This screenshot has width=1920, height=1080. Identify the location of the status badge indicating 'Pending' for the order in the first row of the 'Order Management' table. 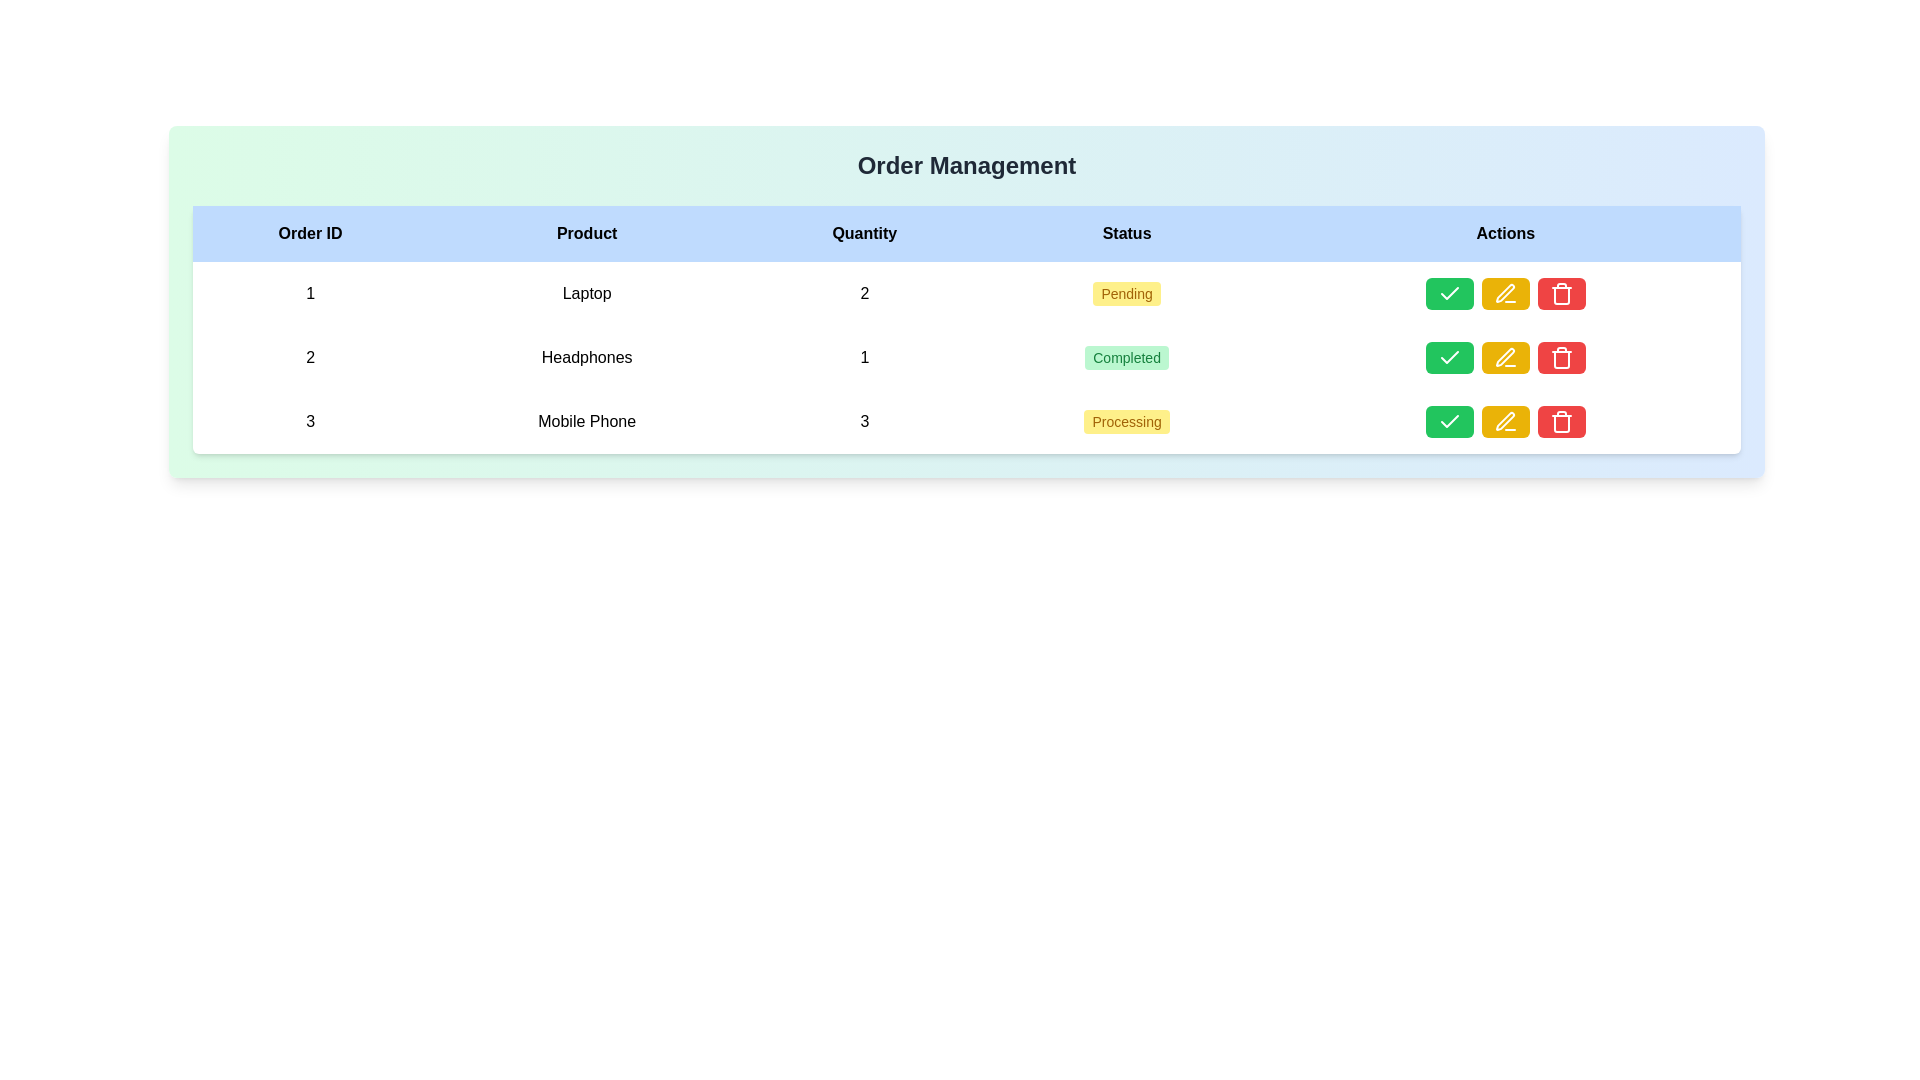
(1127, 293).